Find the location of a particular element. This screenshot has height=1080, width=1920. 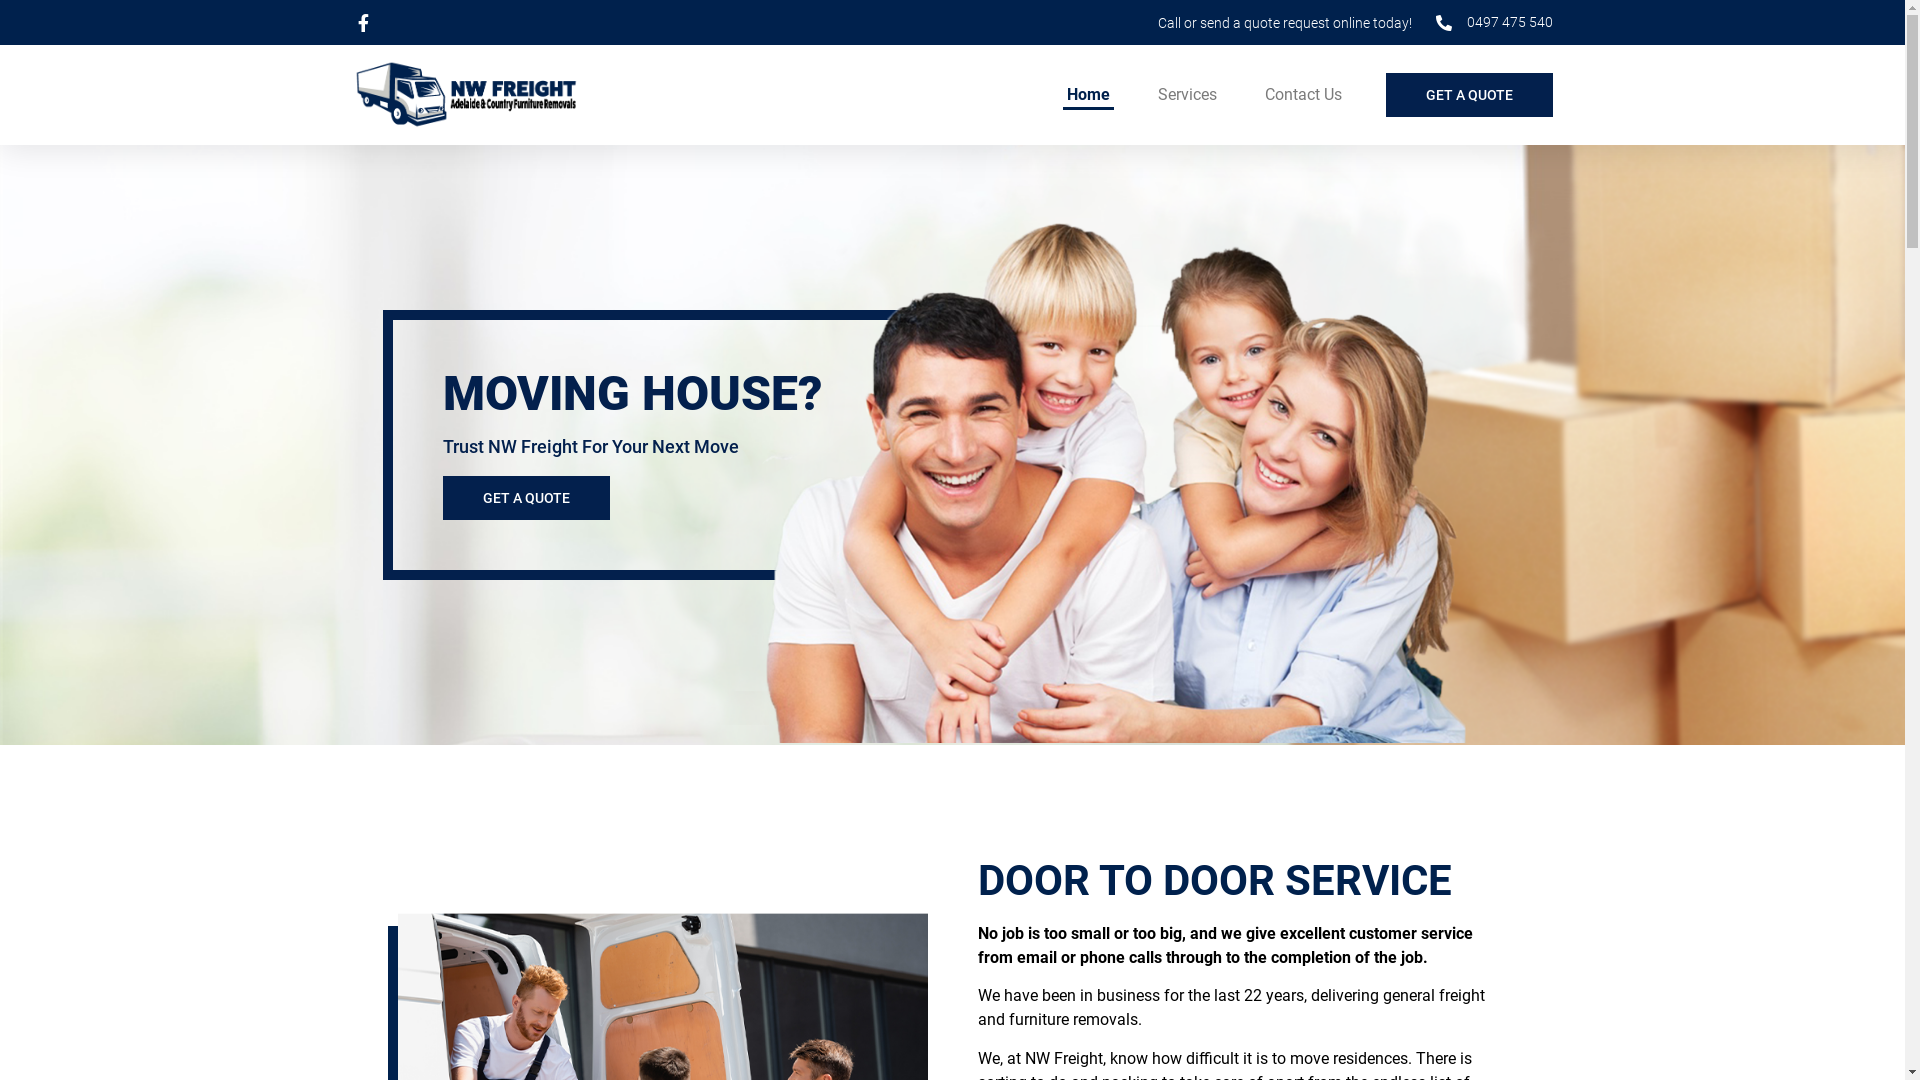

'GET A QUOTE' is located at coordinates (1469, 95).